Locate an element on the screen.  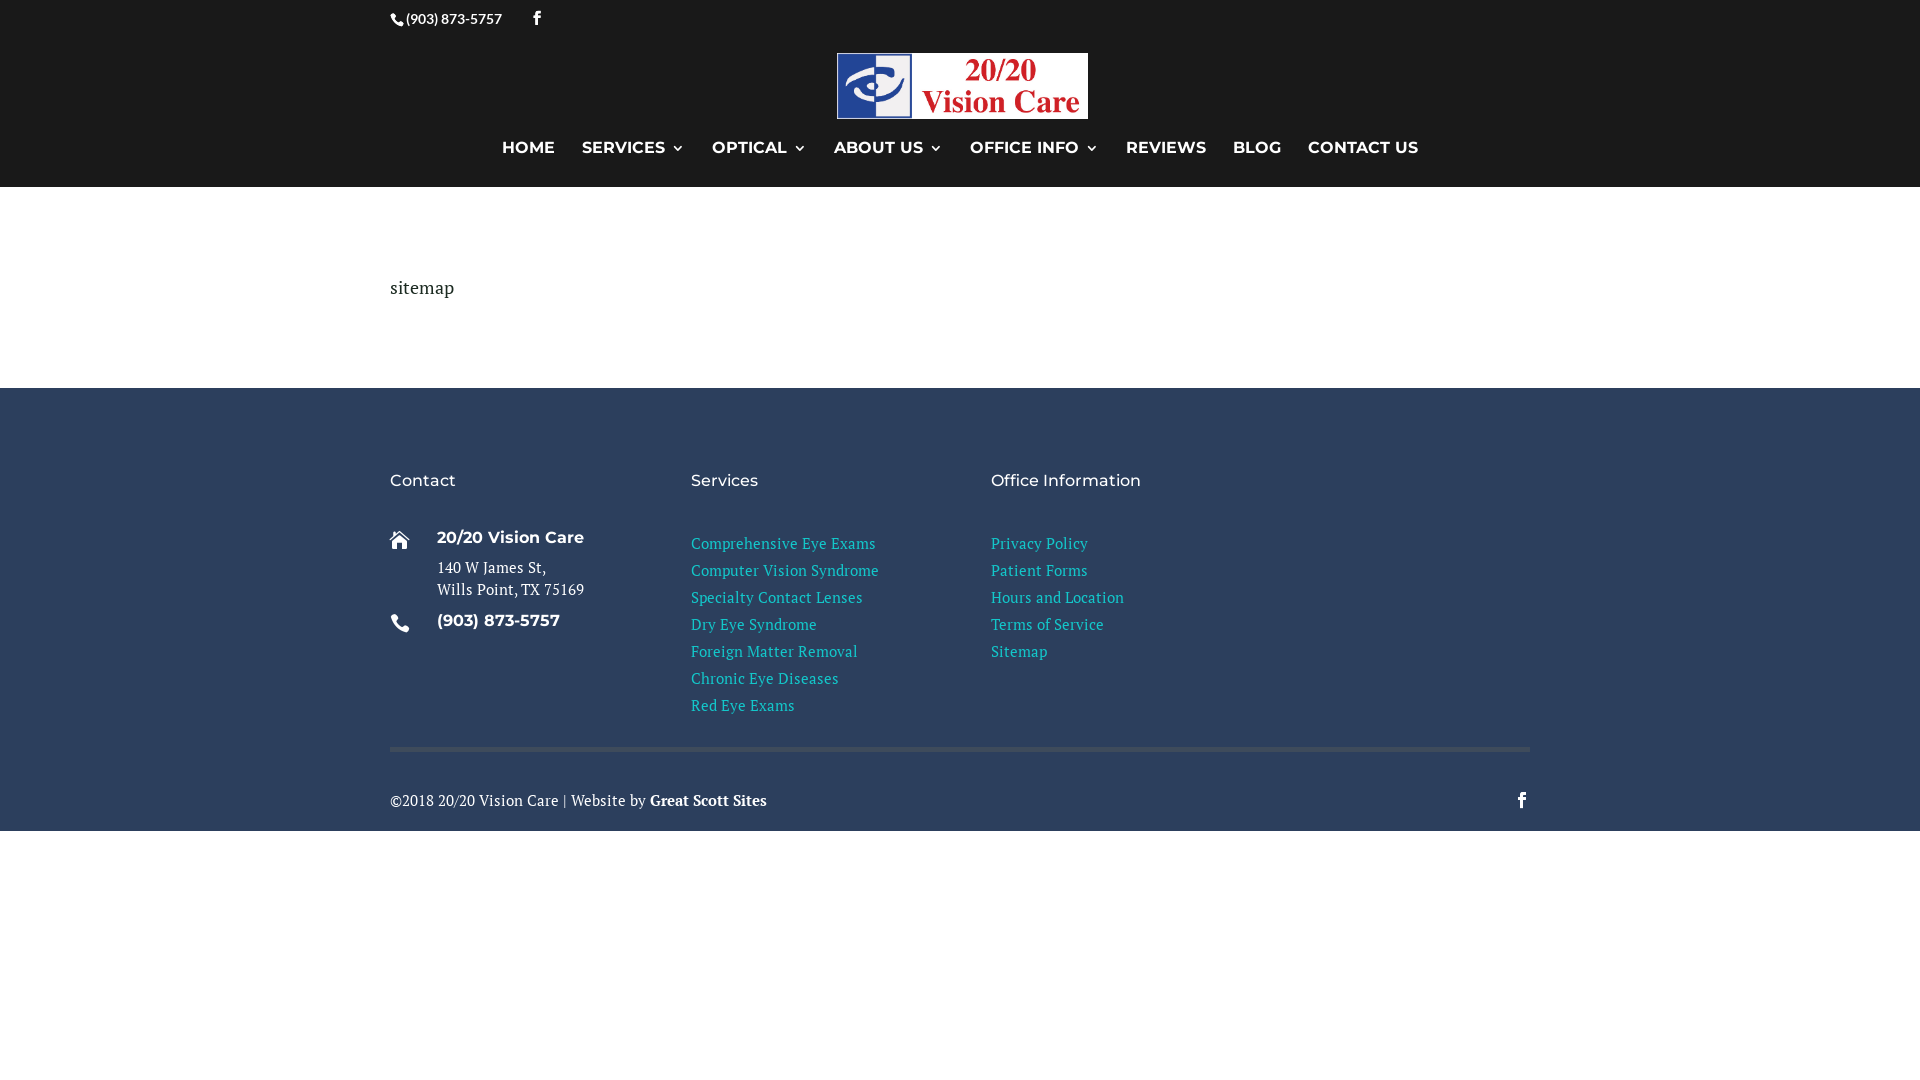
'Terms of Service' is located at coordinates (990, 623).